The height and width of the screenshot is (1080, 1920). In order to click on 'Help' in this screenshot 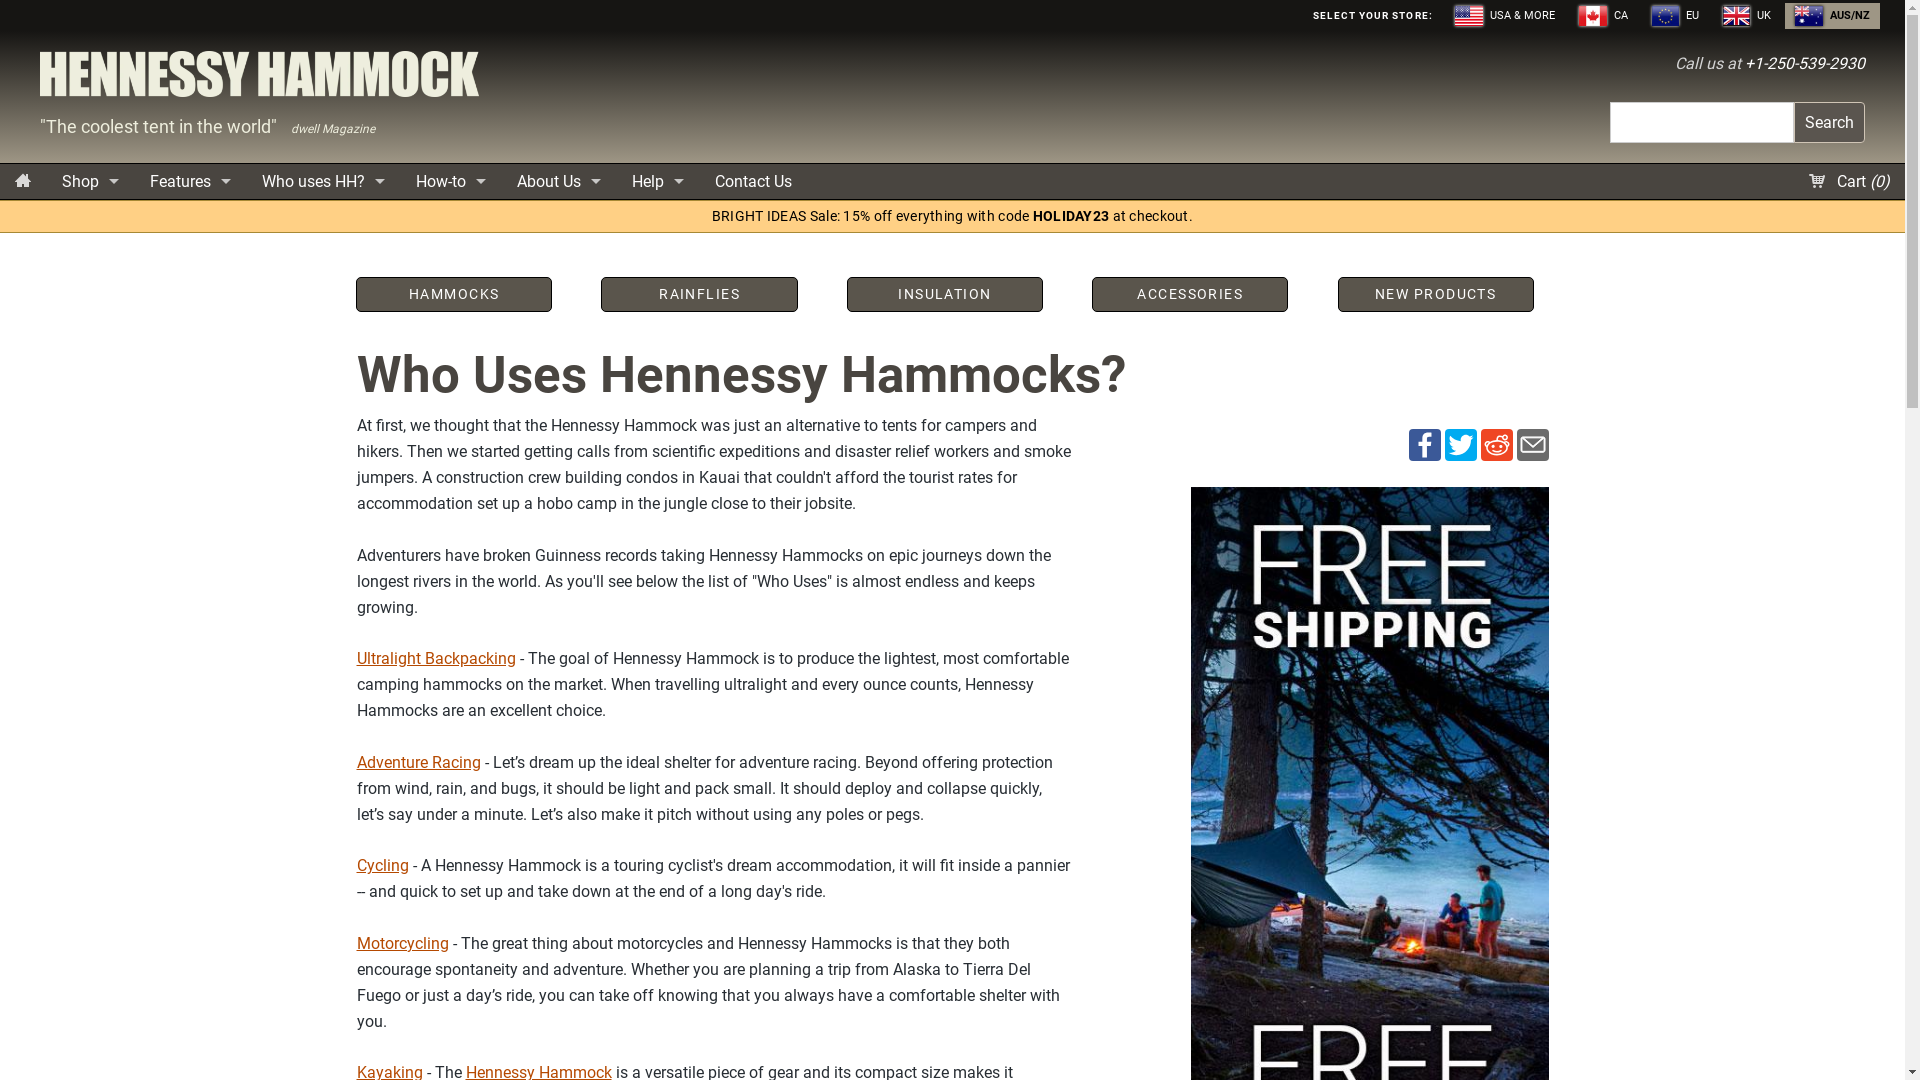, I will do `click(657, 181)`.